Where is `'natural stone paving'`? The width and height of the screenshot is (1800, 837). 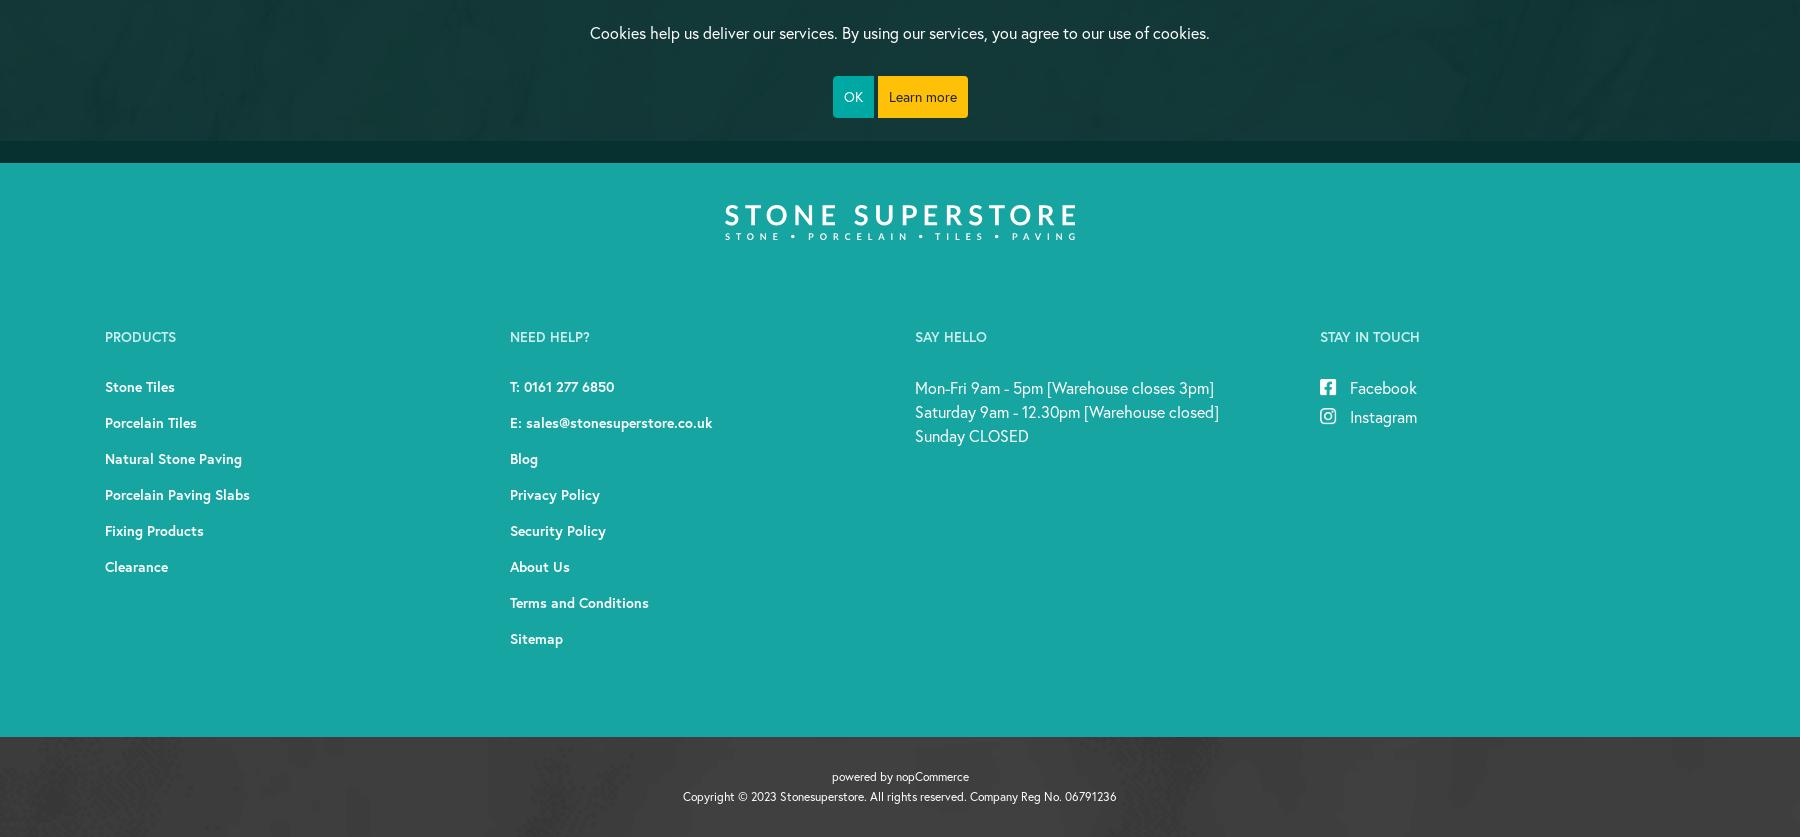
'natural stone paving' is located at coordinates (173, 456).